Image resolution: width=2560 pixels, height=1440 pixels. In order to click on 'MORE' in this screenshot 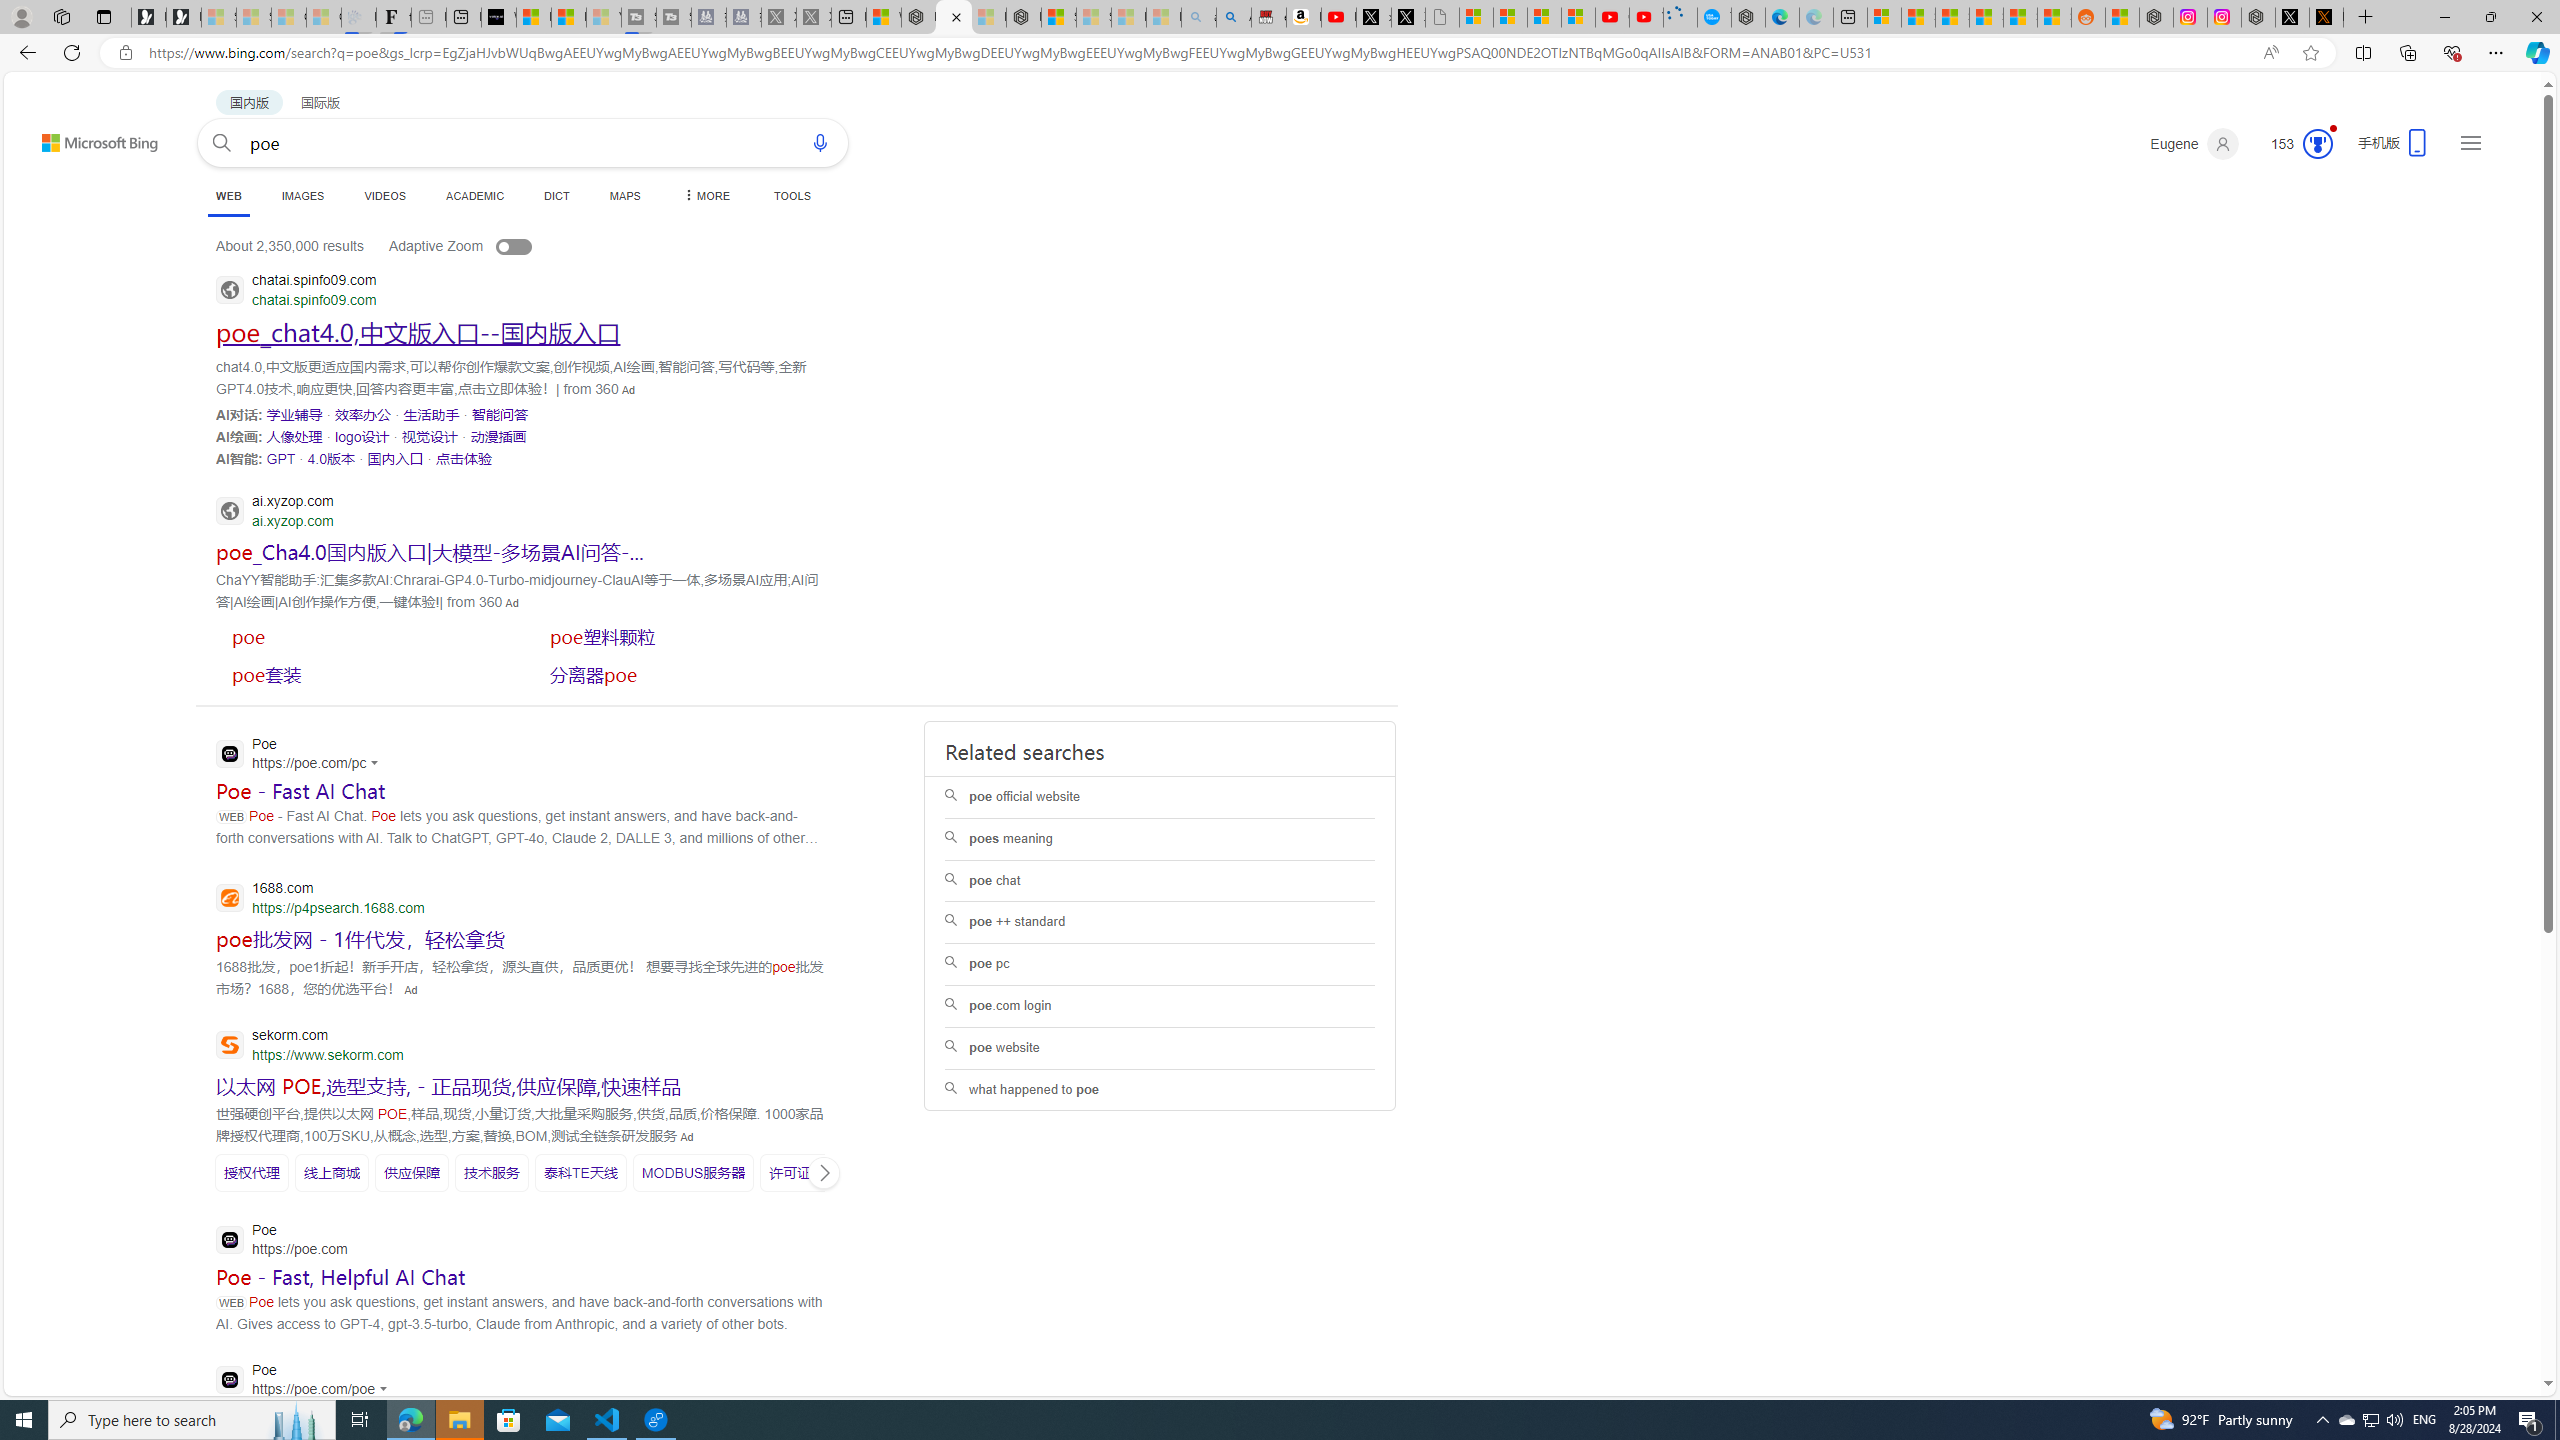, I will do `click(704, 195)`.